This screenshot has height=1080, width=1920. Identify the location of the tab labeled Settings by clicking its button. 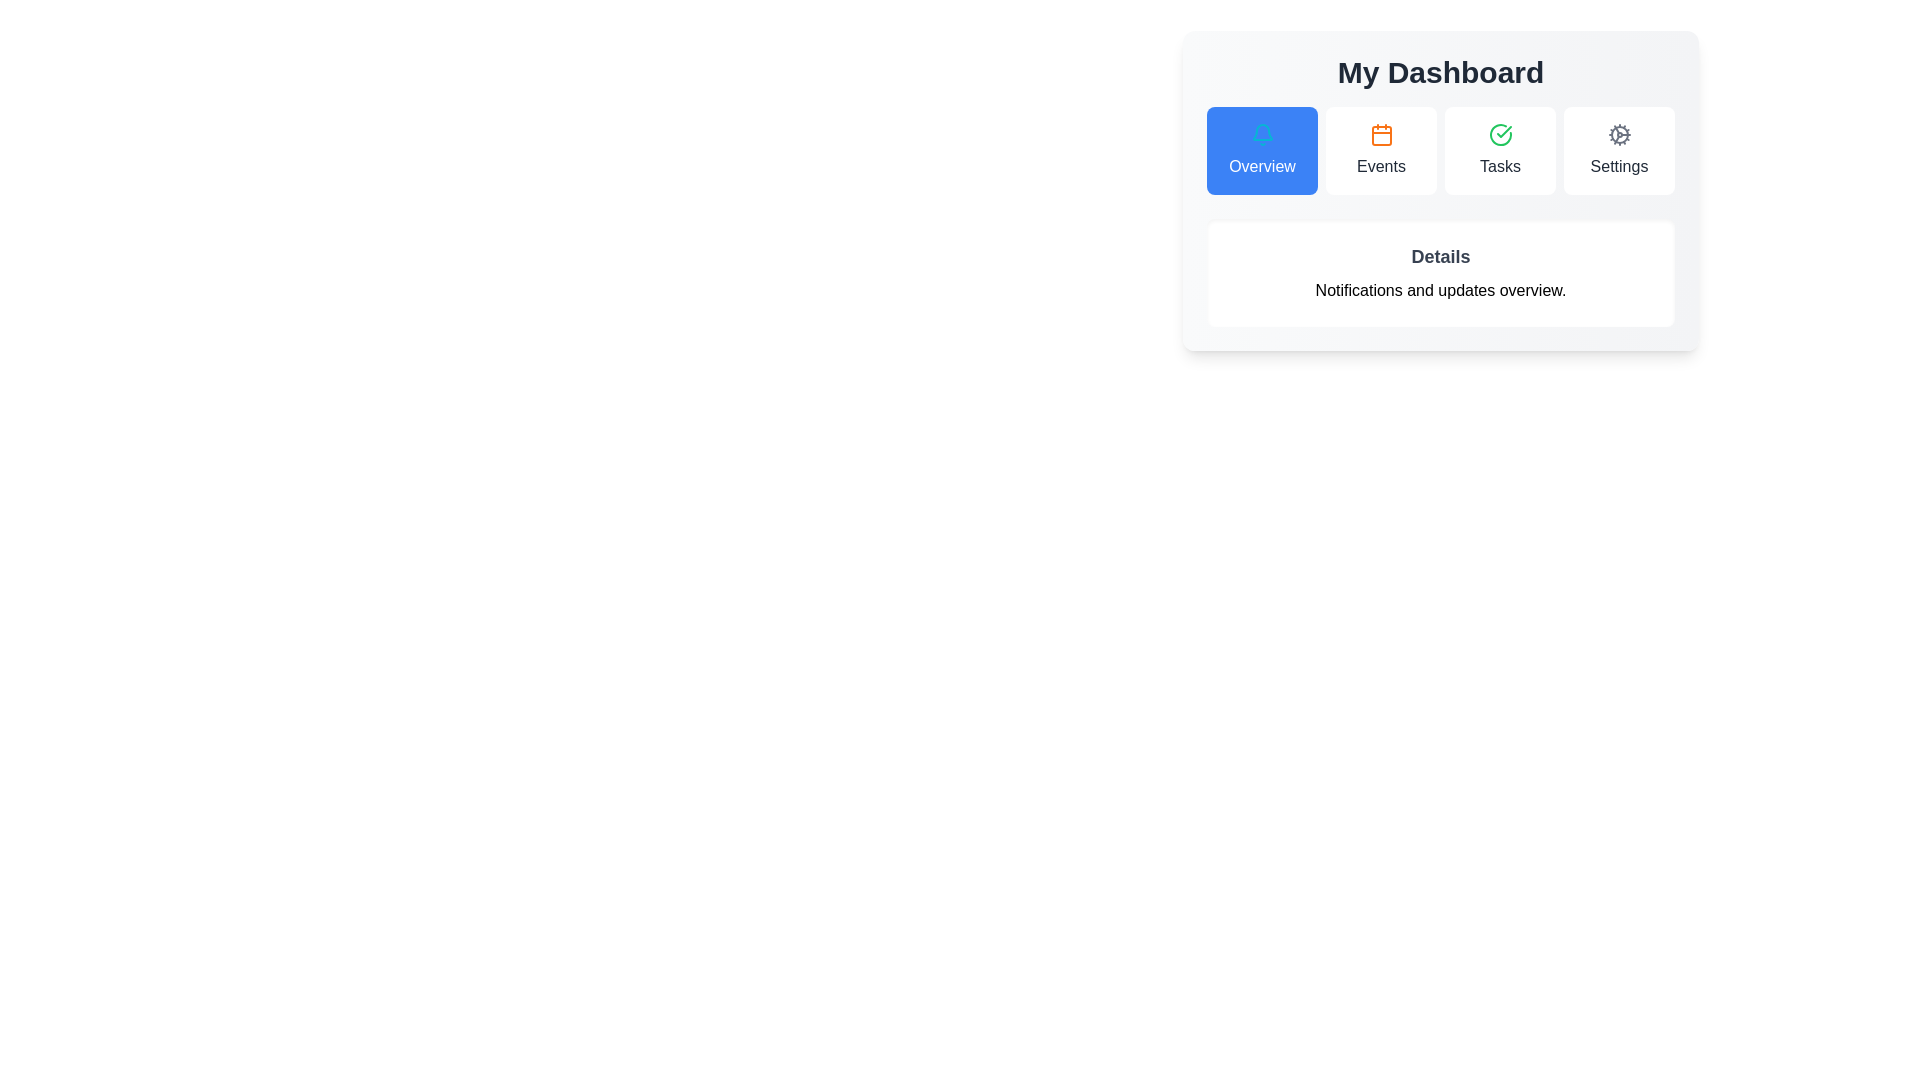
(1619, 149).